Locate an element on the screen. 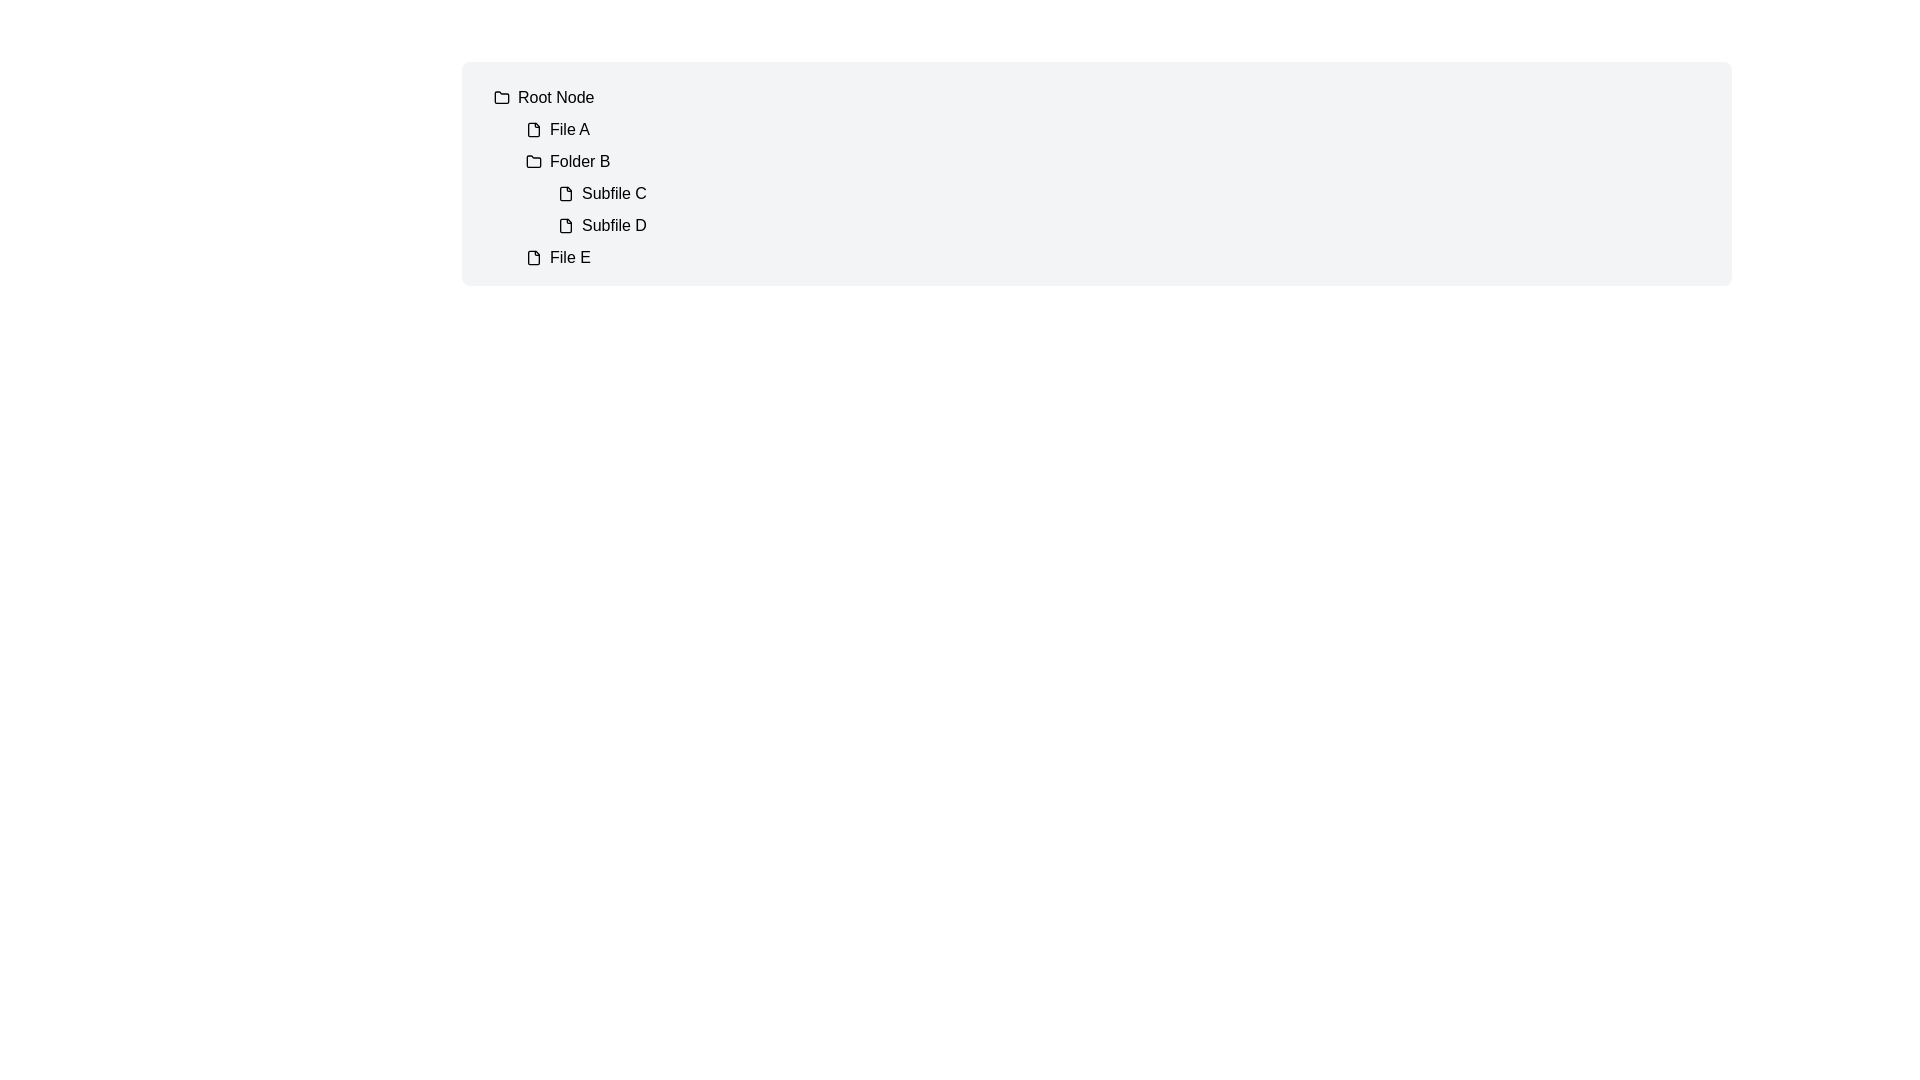 The width and height of the screenshot is (1920, 1080). the folder icon which is an open folder graphic with rounded edges, located directly preceding the text 'Folder B' in the hierarchical list under 'Root Node' is located at coordinates (502, 96).